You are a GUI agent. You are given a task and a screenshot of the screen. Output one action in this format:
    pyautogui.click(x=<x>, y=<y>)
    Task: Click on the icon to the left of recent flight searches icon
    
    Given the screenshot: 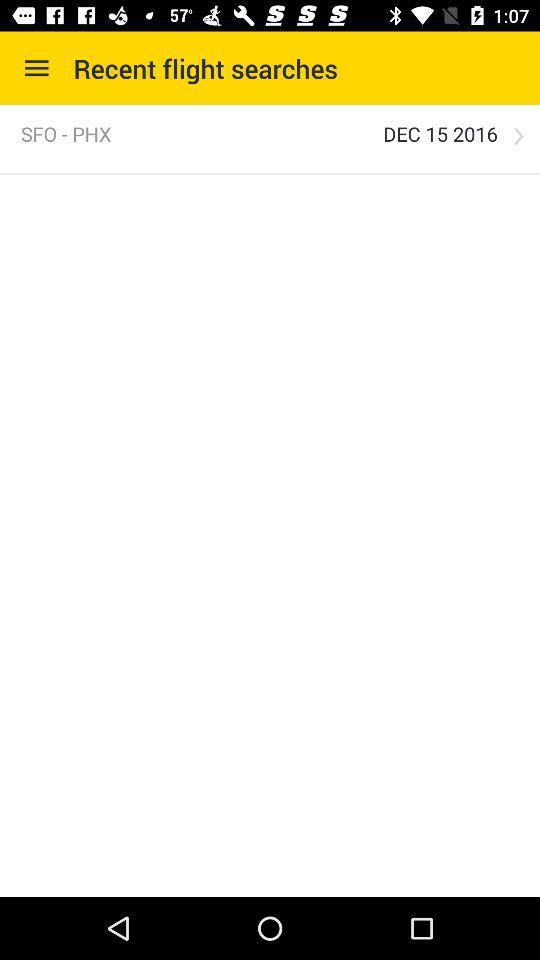 What is the action you would take?
    pyautogui.click(x=36, y=68)
    